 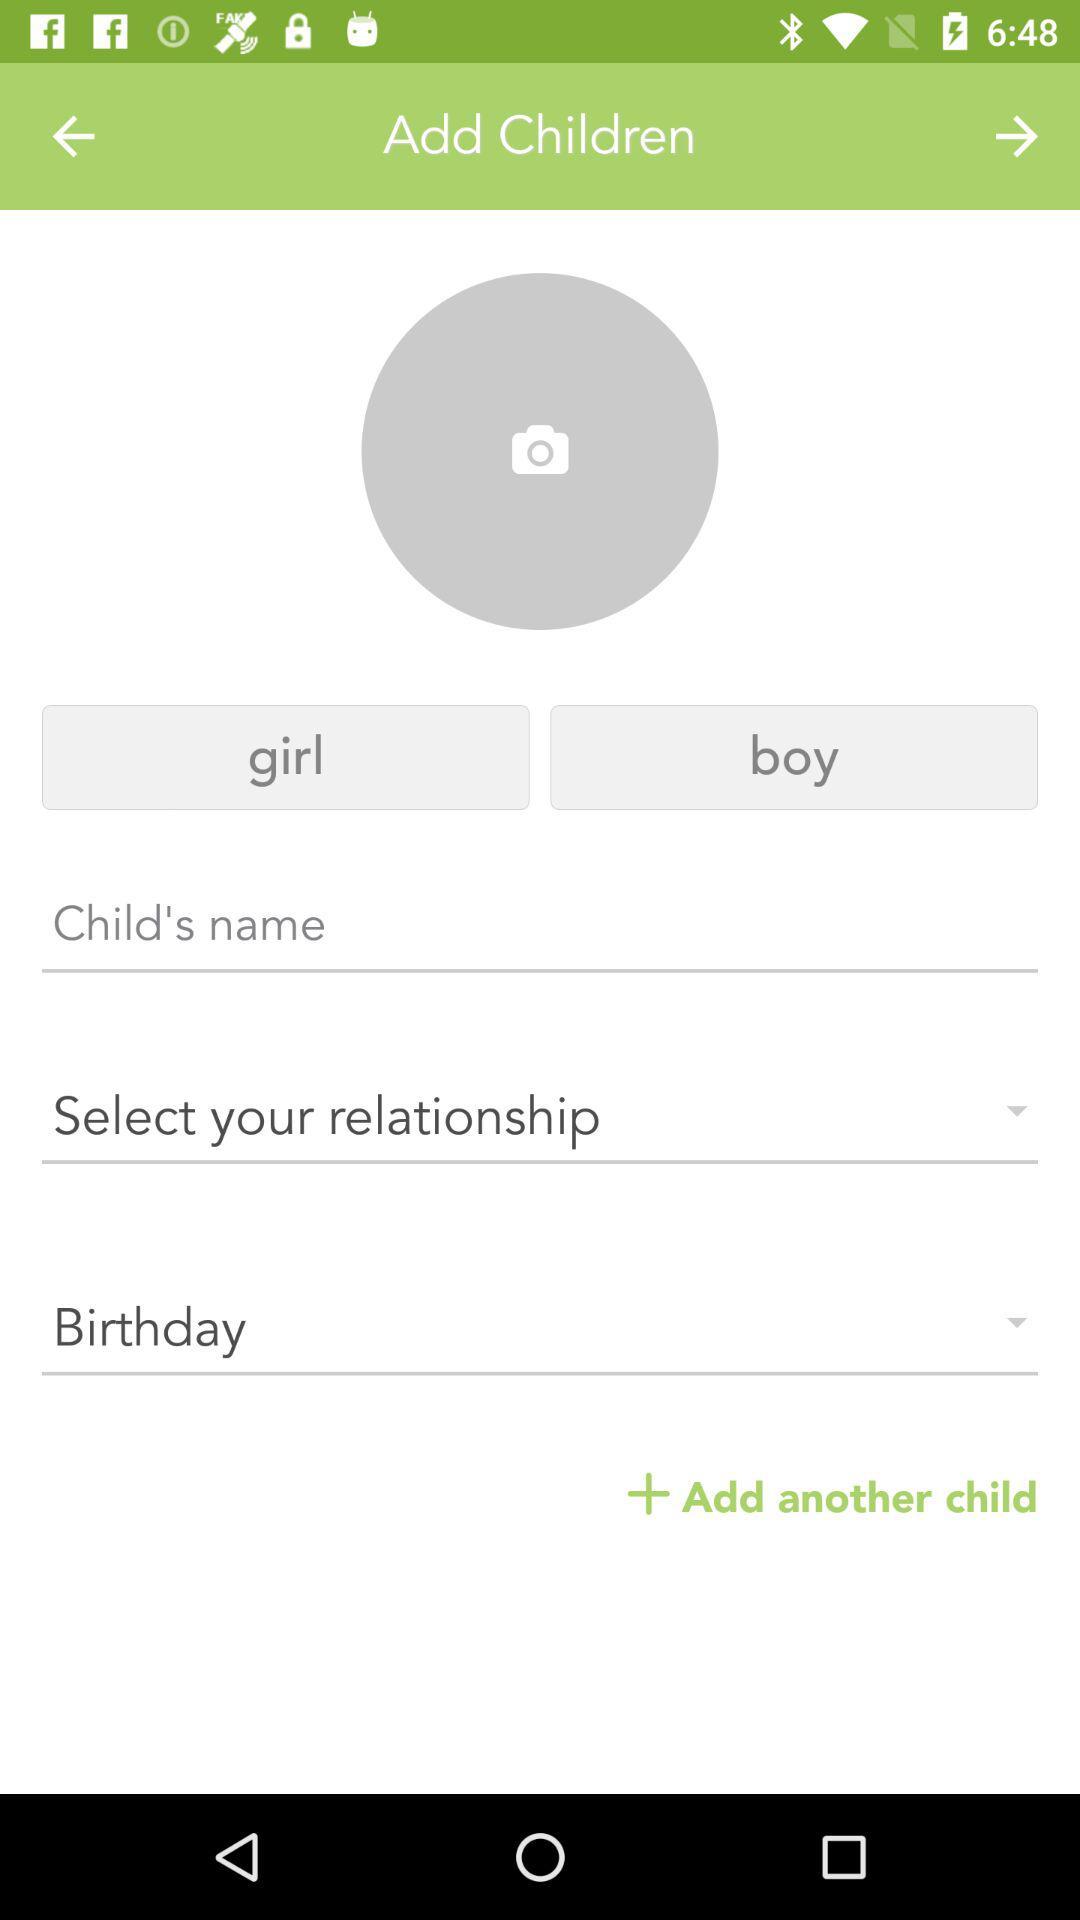 I want to click on the icon above the girl icon, so click(x=540, y=450).